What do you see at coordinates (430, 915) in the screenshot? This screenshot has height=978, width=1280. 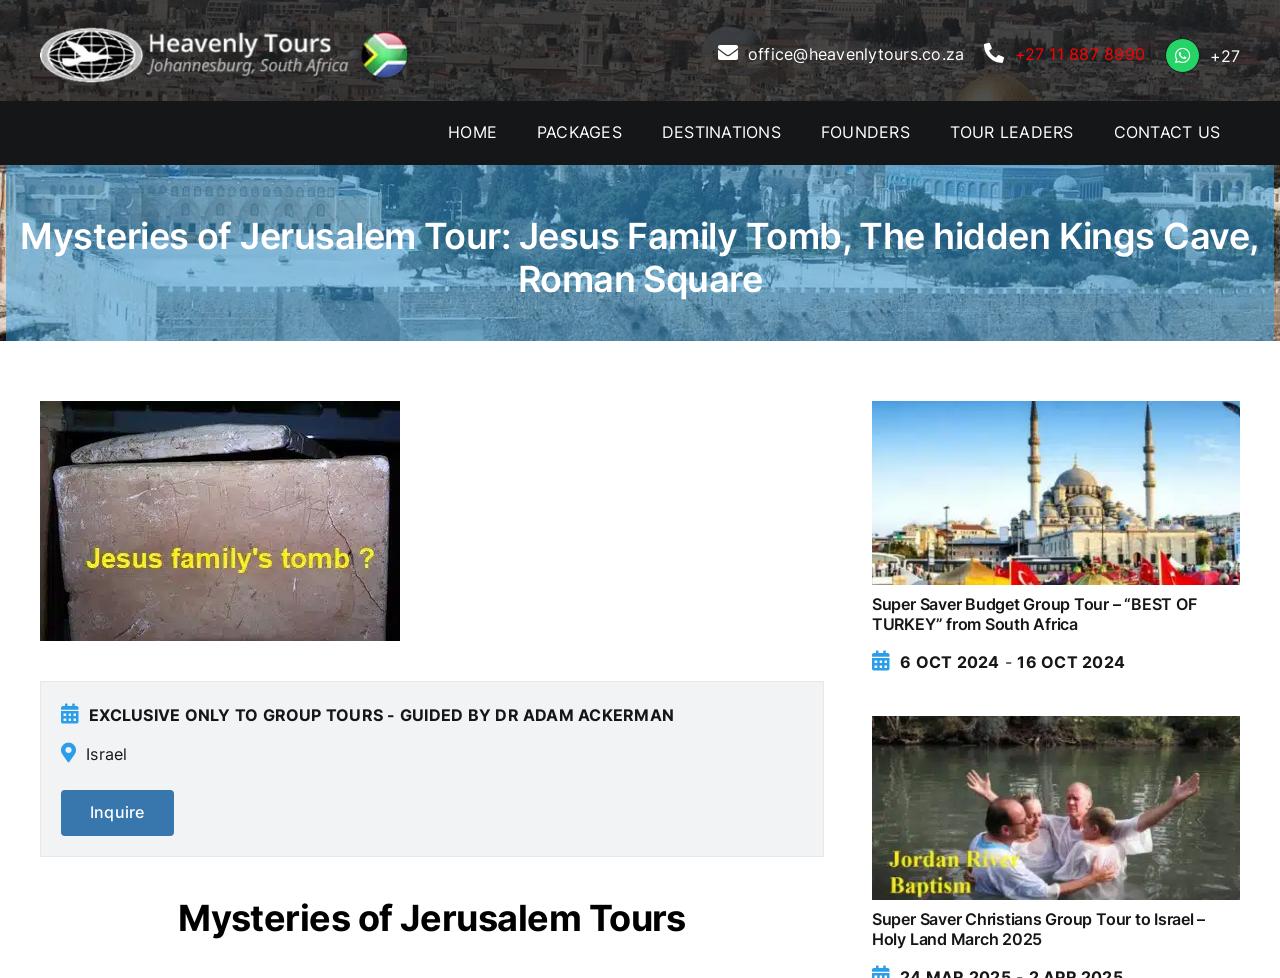 I see `'Mysteries of Jerusalem Tours'` at bounding box center [430, 915].